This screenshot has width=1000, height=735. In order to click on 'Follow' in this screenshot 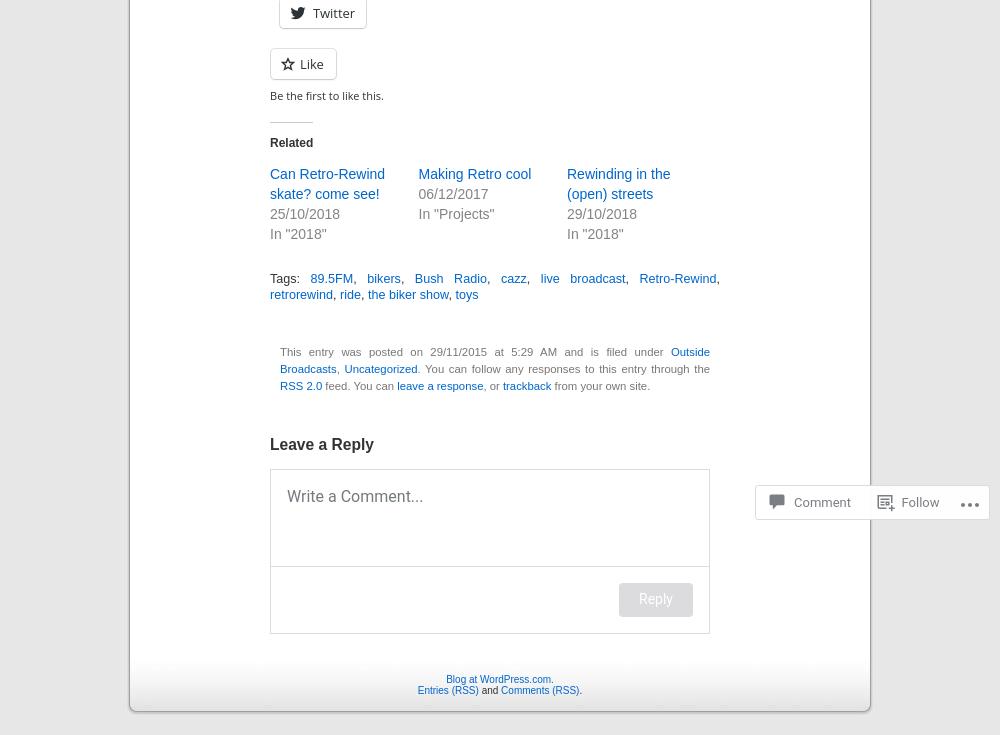, I will do `click(920, 502)`.